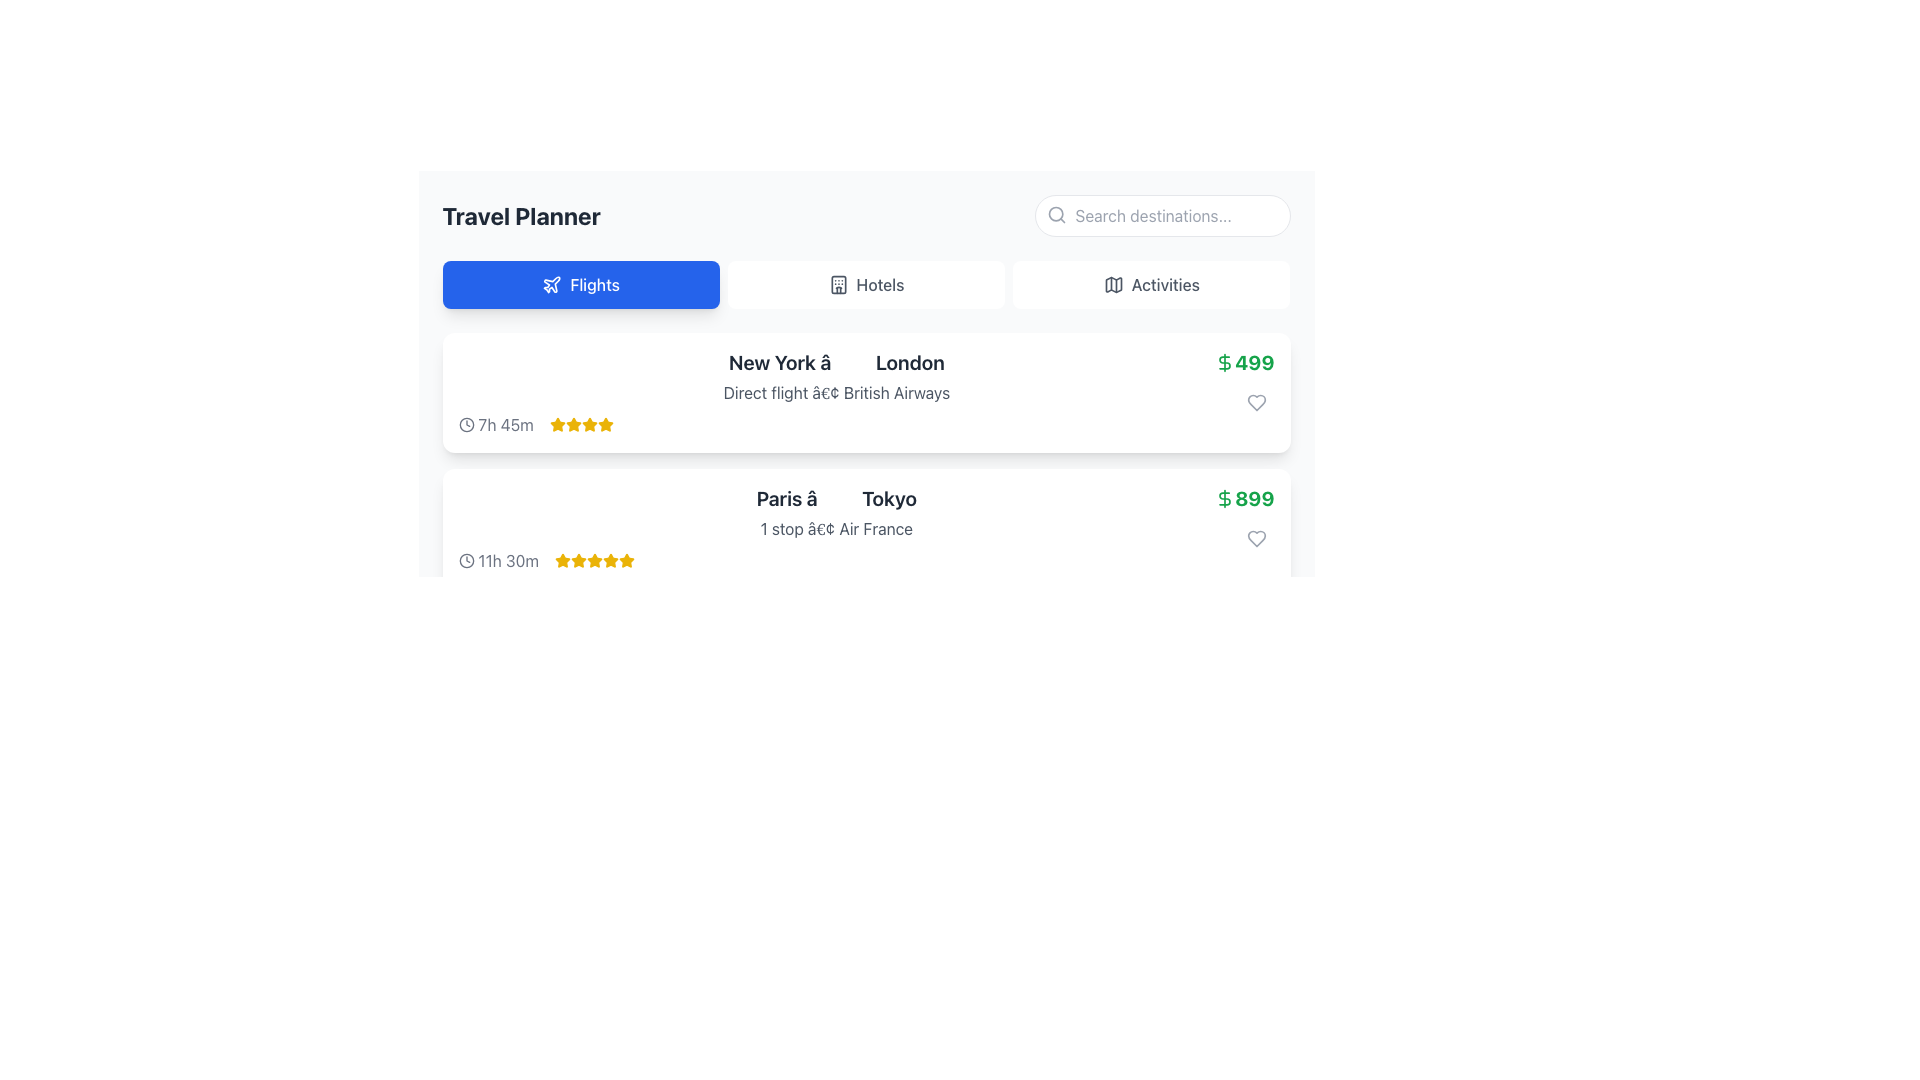  What do you see at coordinates (836, 527) in the screenshot?
I see `the second flight option in the travel options list` at bounding box center [836, 527].